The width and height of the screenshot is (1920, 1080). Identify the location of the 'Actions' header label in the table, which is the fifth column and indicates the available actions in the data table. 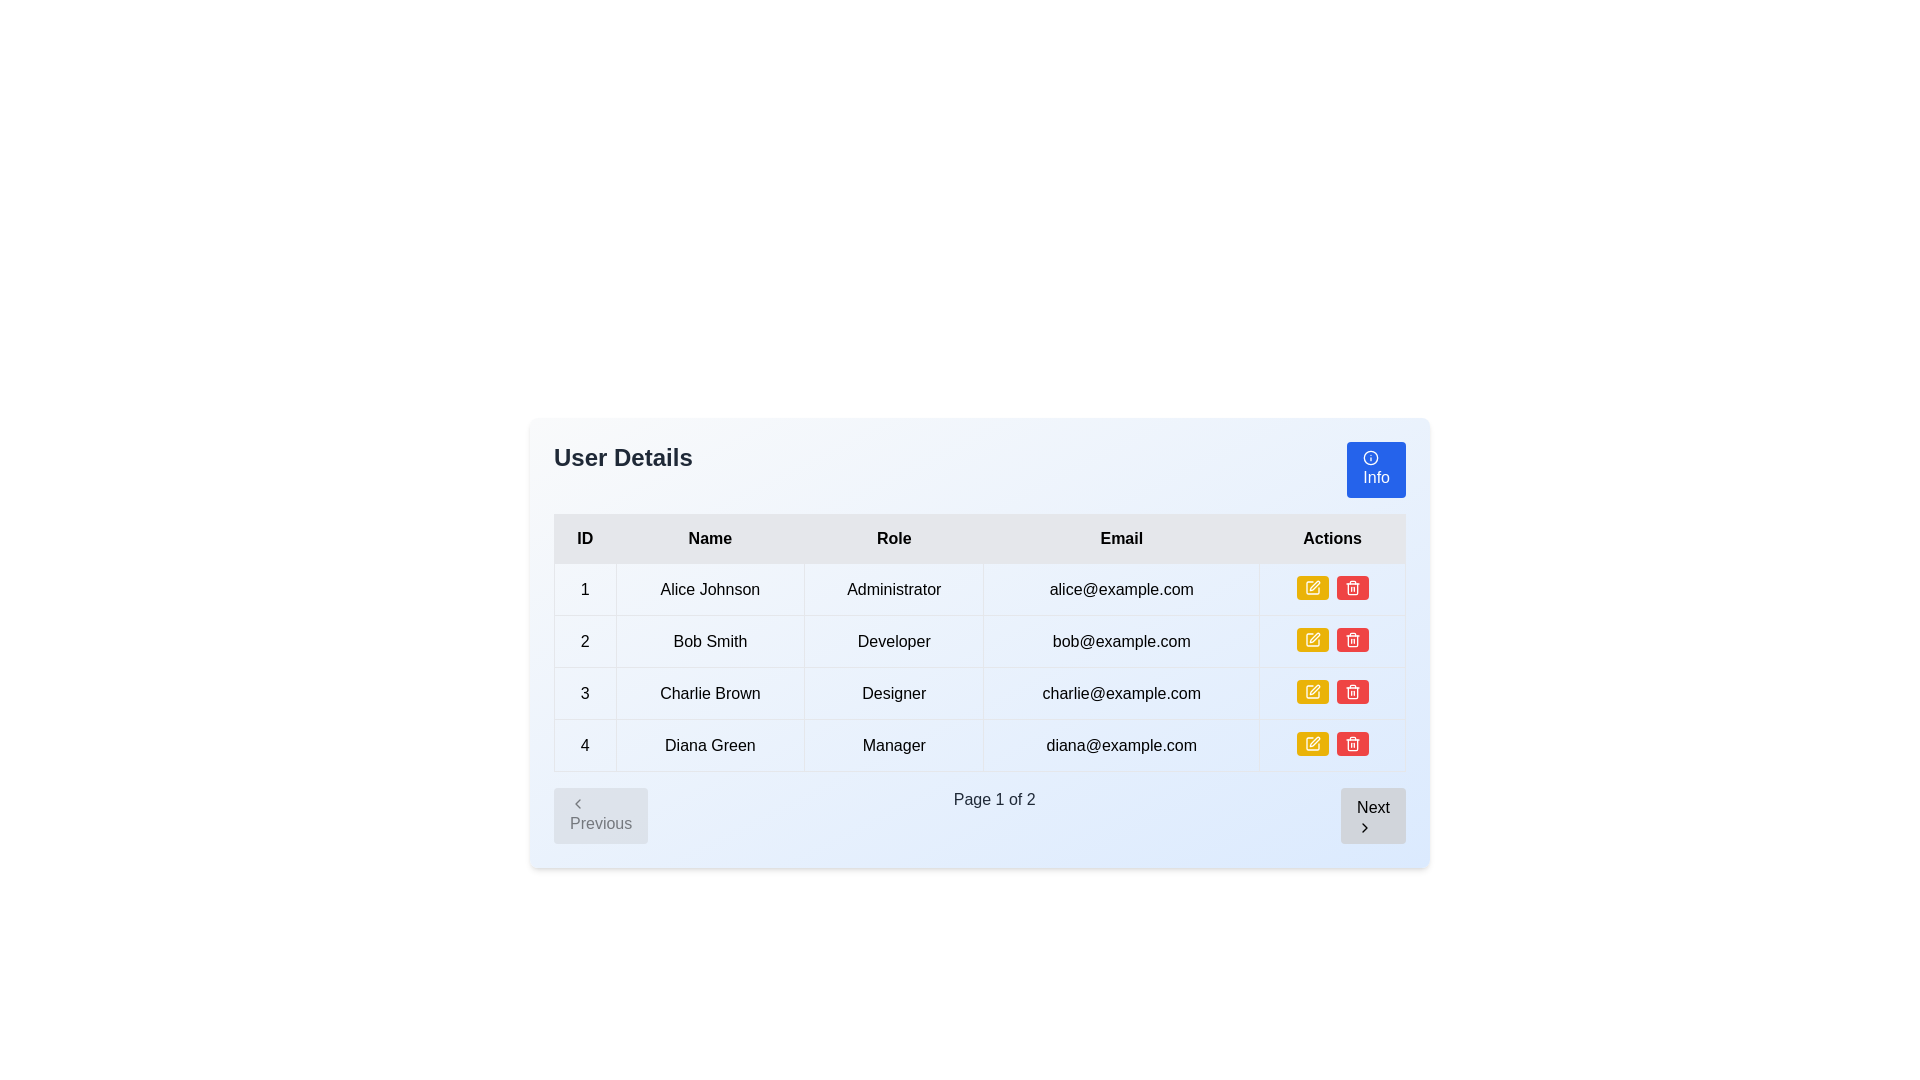
(1332, 538).